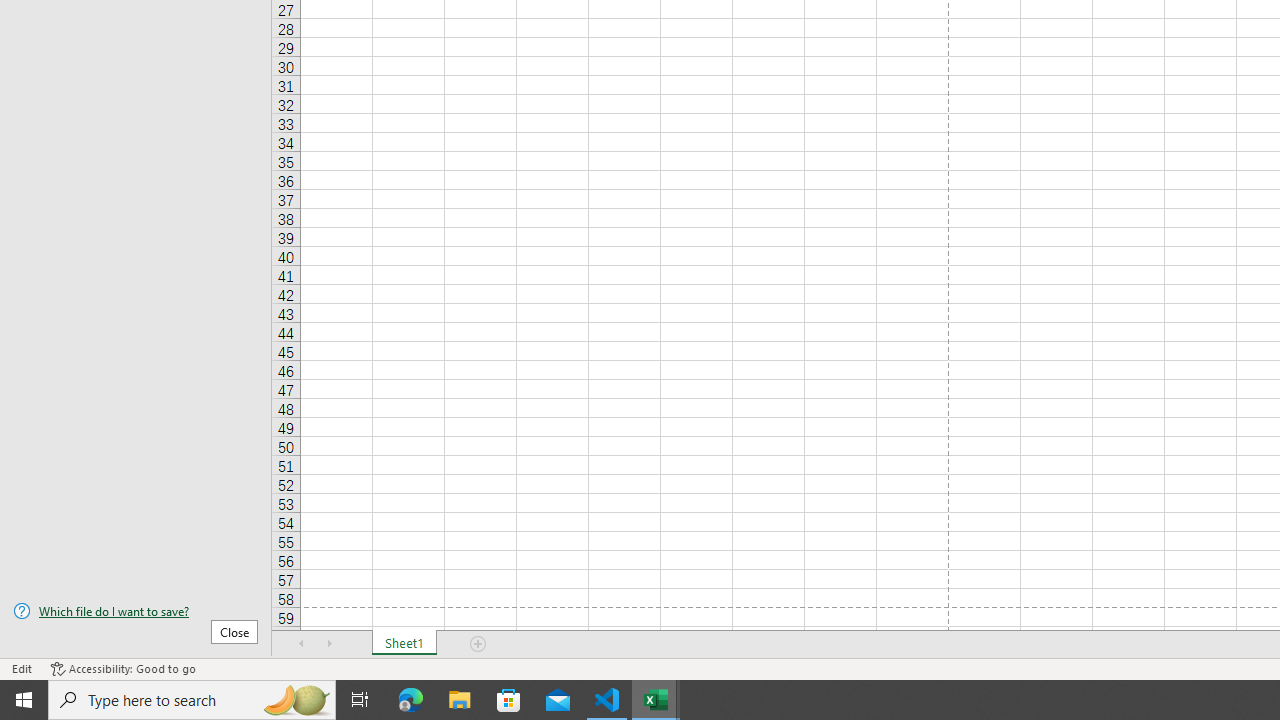 The width and height of the screenshot is (1280, 720). What do you see at coordinates (330, 644) in the screenshot?
I see `'Scroll Right'` at bounding box center [330, 644].